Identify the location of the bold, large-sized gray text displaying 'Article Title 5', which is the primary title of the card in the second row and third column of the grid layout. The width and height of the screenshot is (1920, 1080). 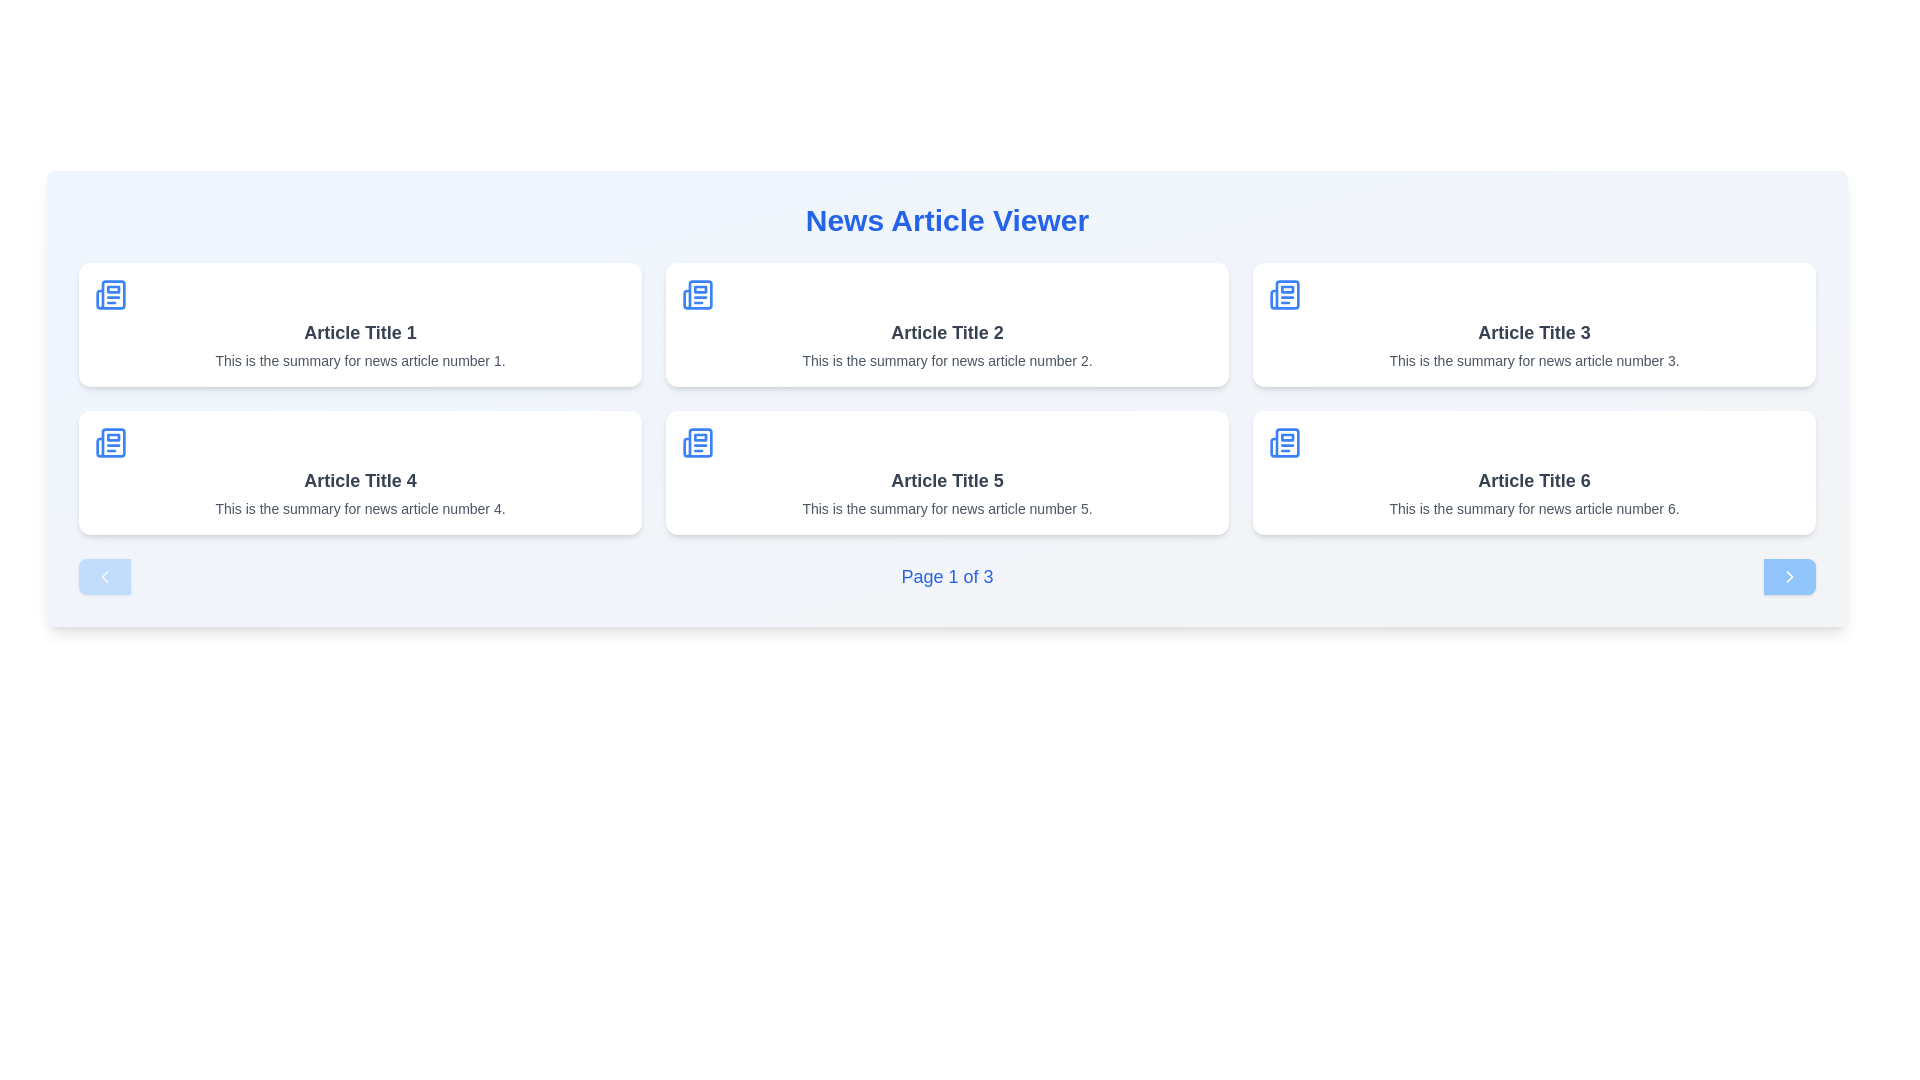
(946, 481).